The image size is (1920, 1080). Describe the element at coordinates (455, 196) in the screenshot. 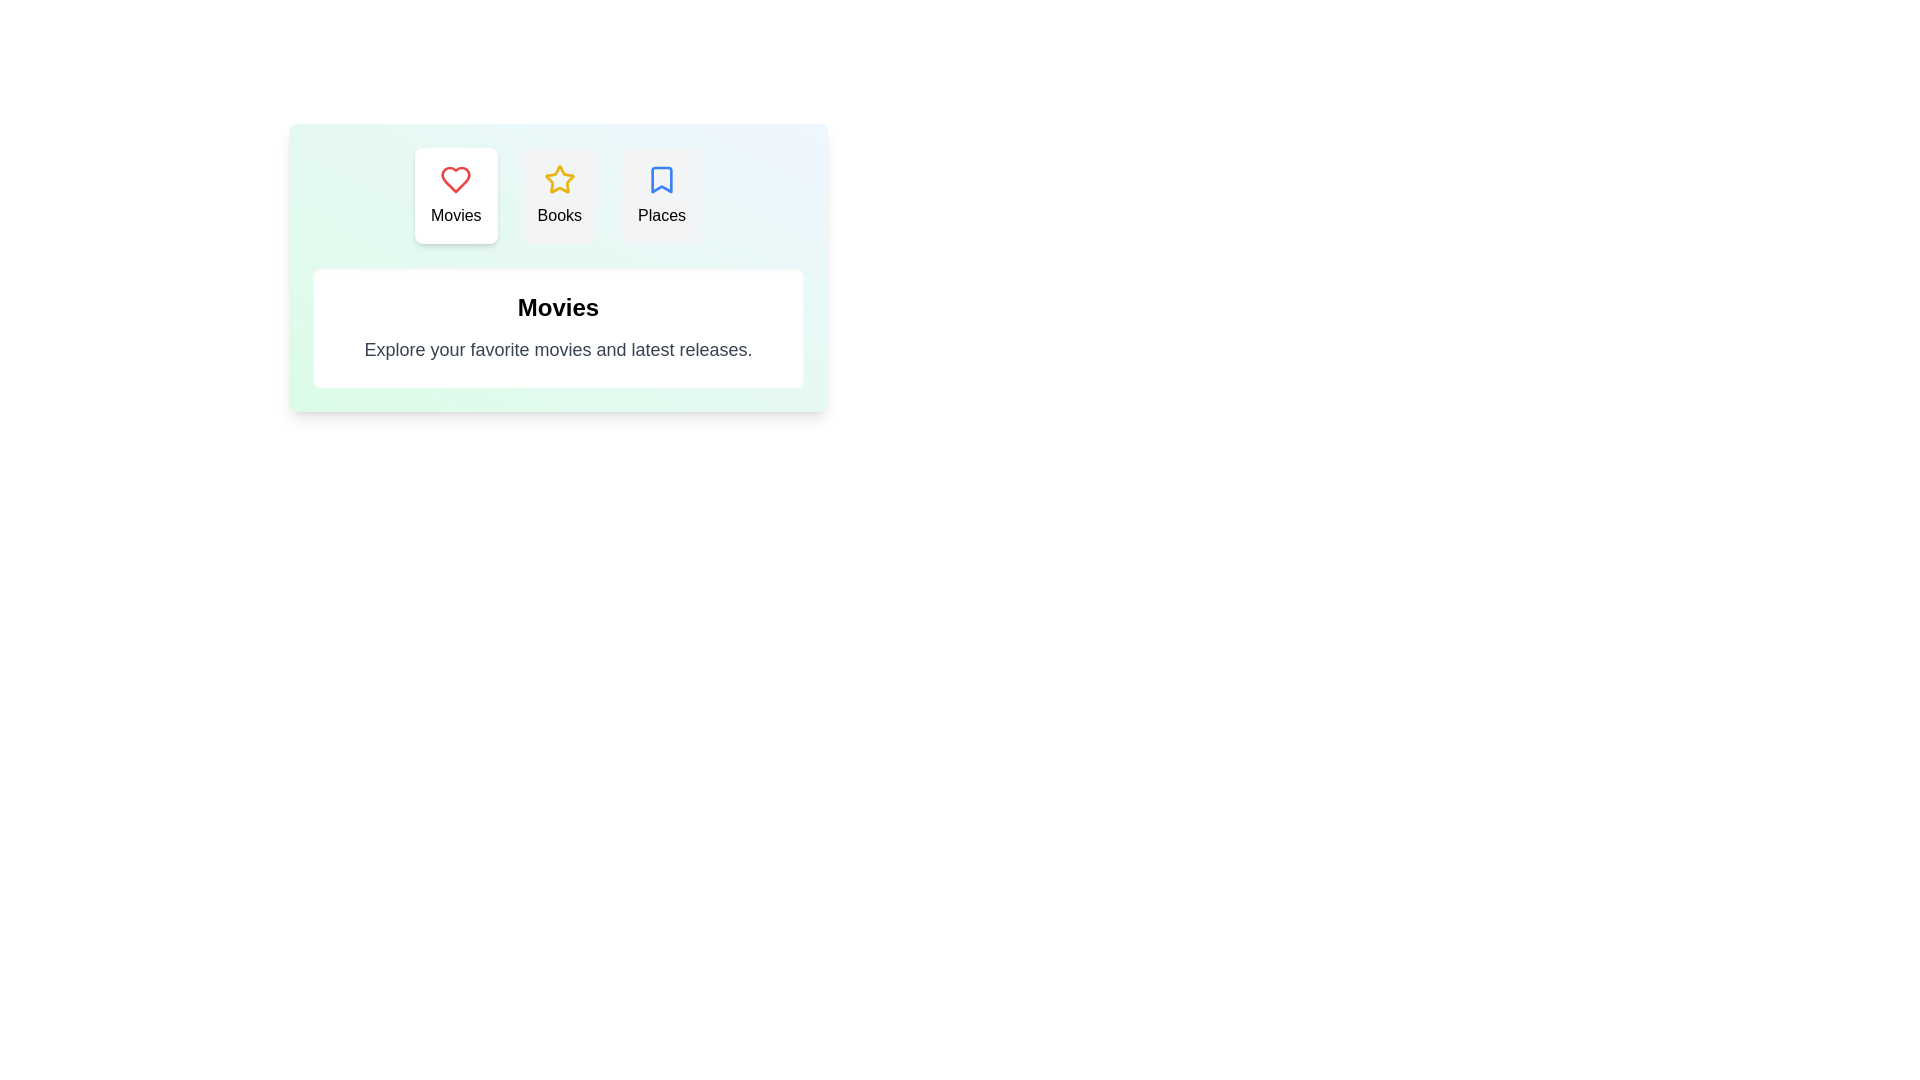

I see `the tab labeled Movies` at that location.